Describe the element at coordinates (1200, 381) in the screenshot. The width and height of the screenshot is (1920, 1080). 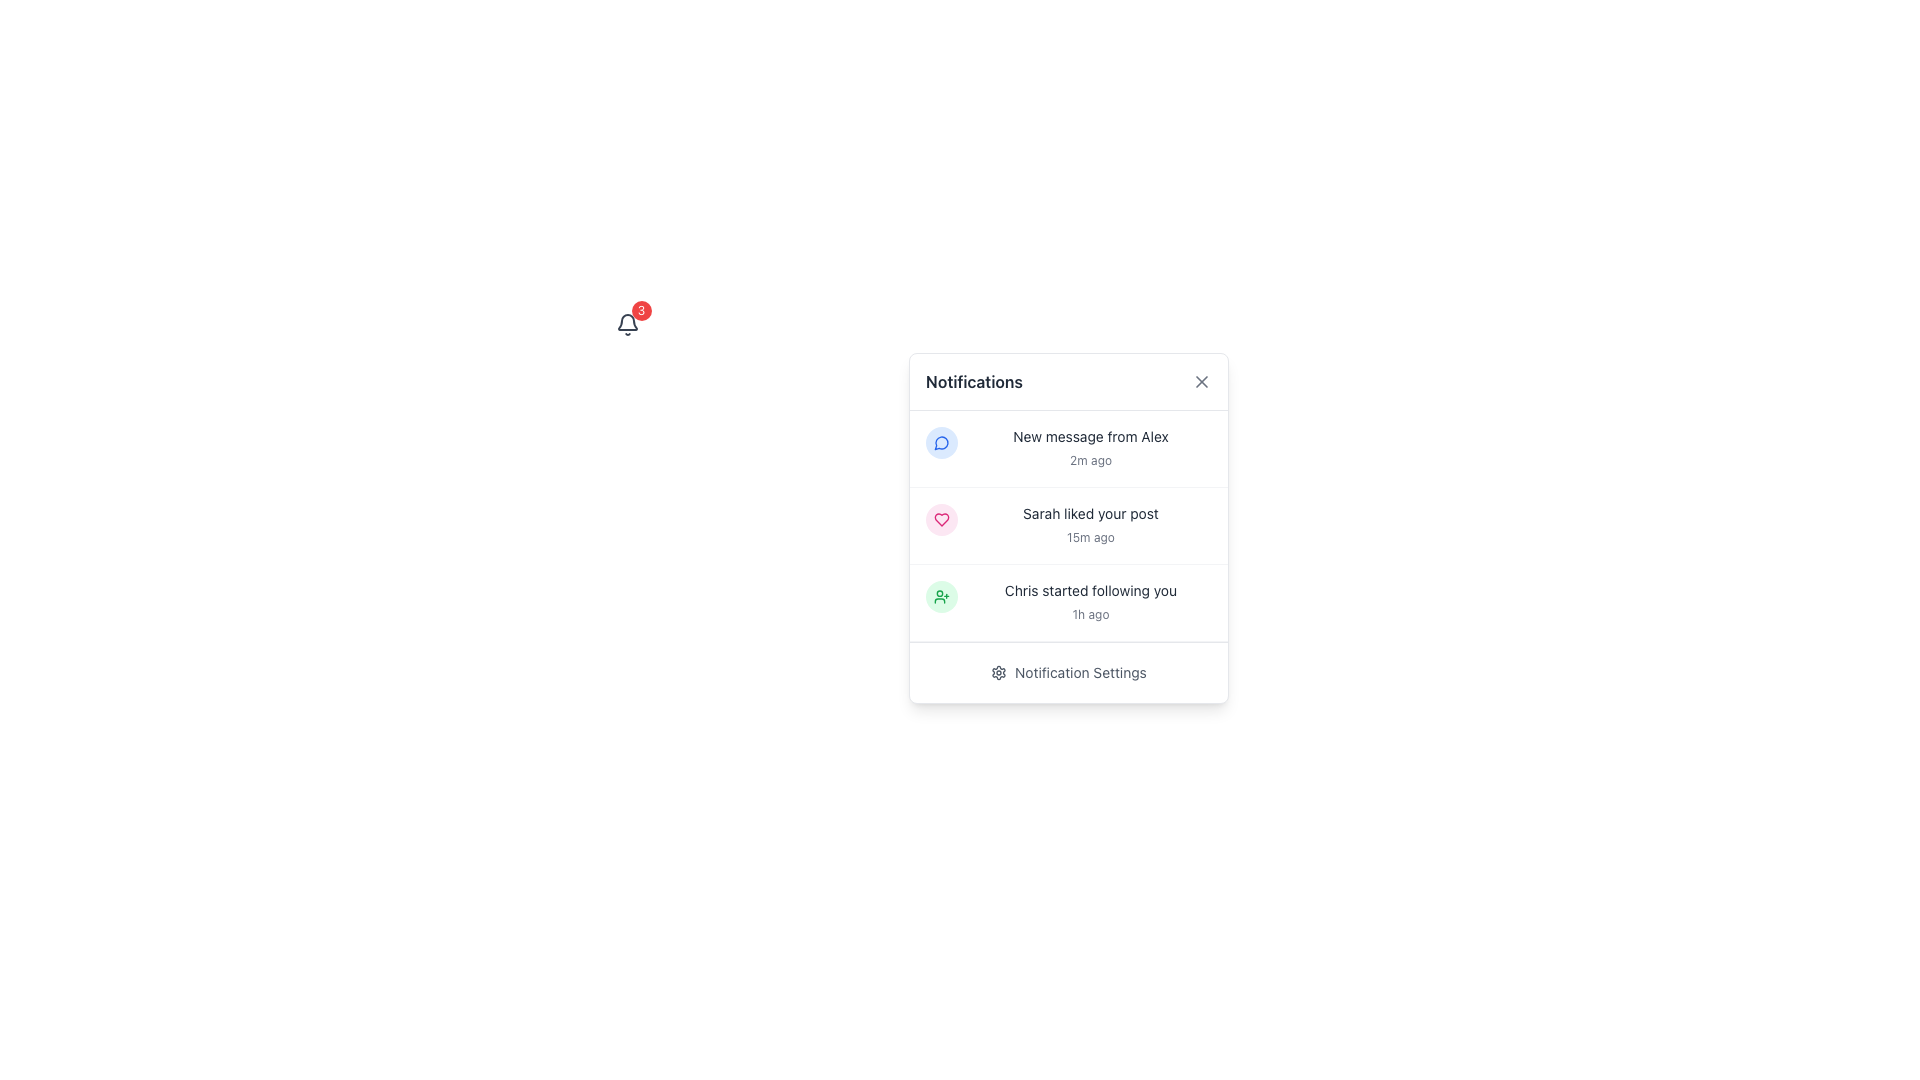
I see `the diagonal 'X' icon in the top-right corner of the notification card to trigger the tooltip or visual response` at that location.